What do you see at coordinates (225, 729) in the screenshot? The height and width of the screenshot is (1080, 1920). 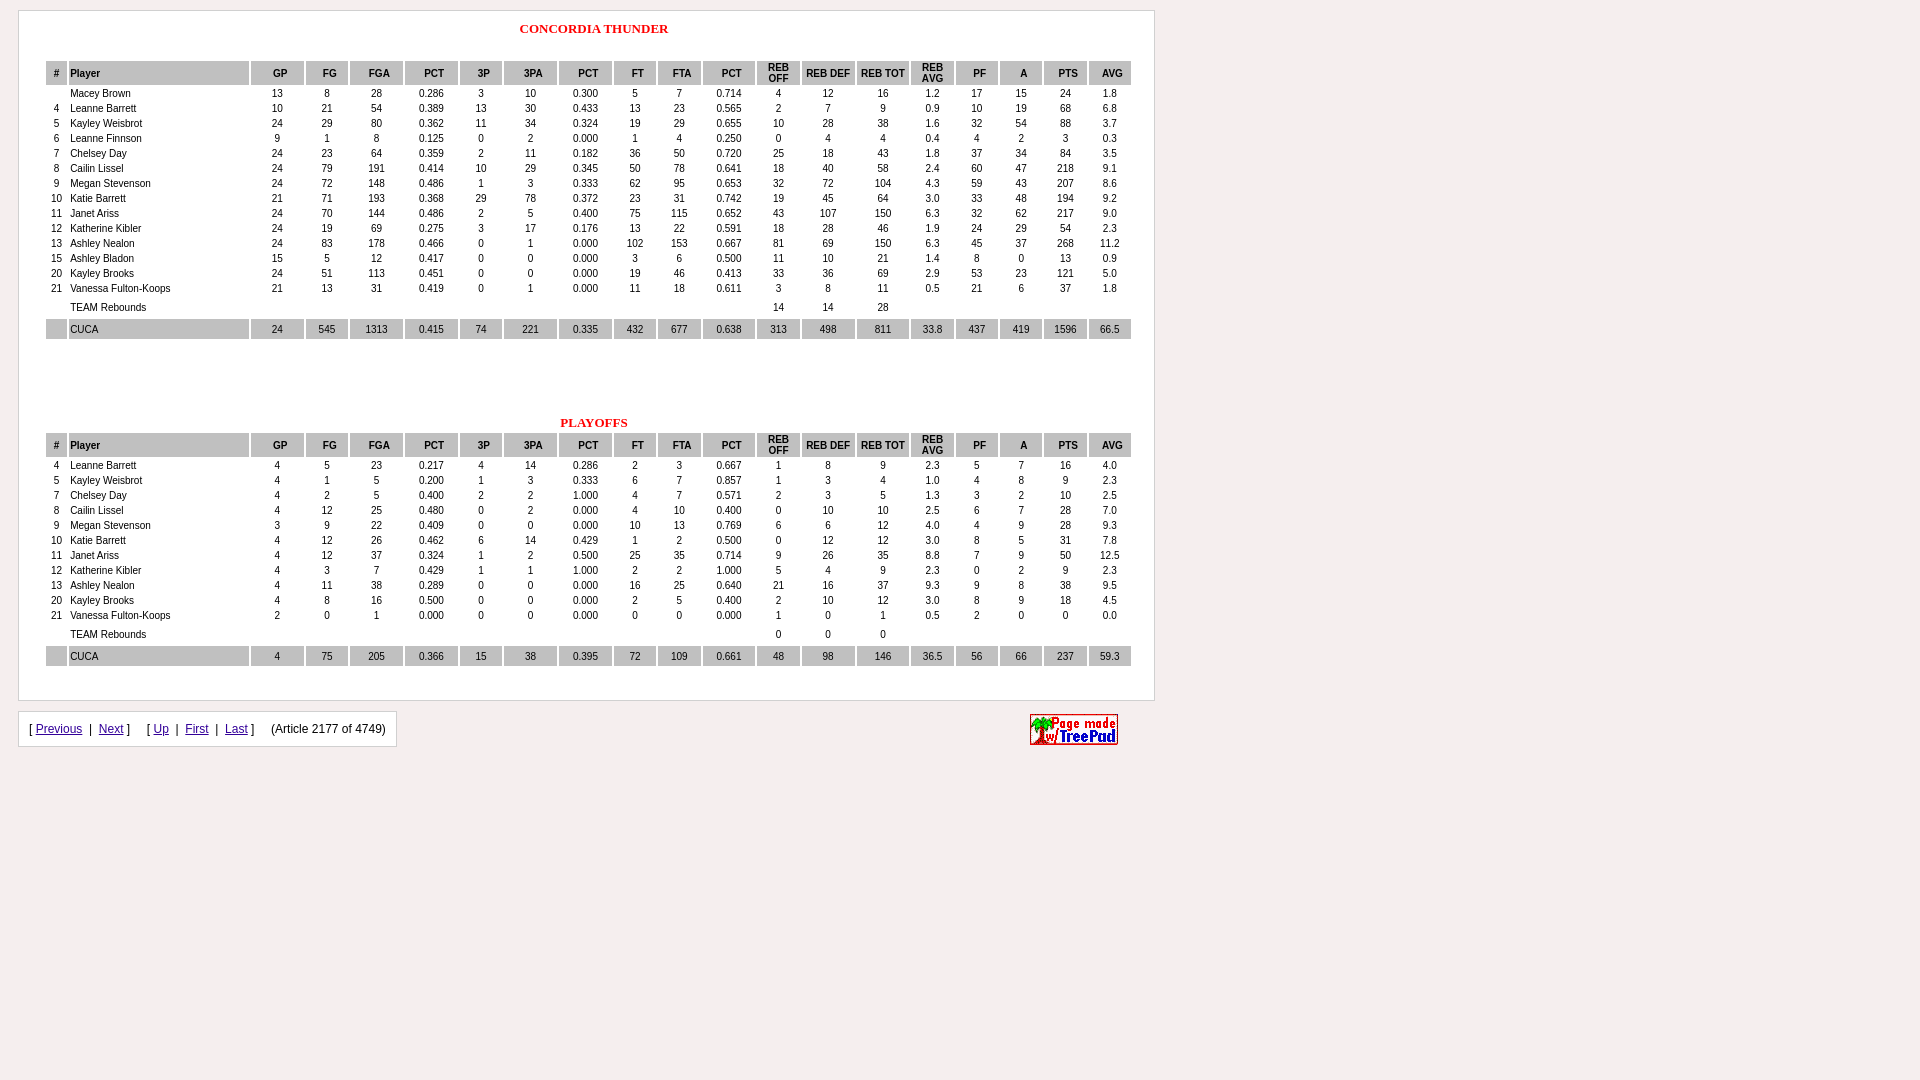 I see `'Last'` at bounding box center [225, 729].